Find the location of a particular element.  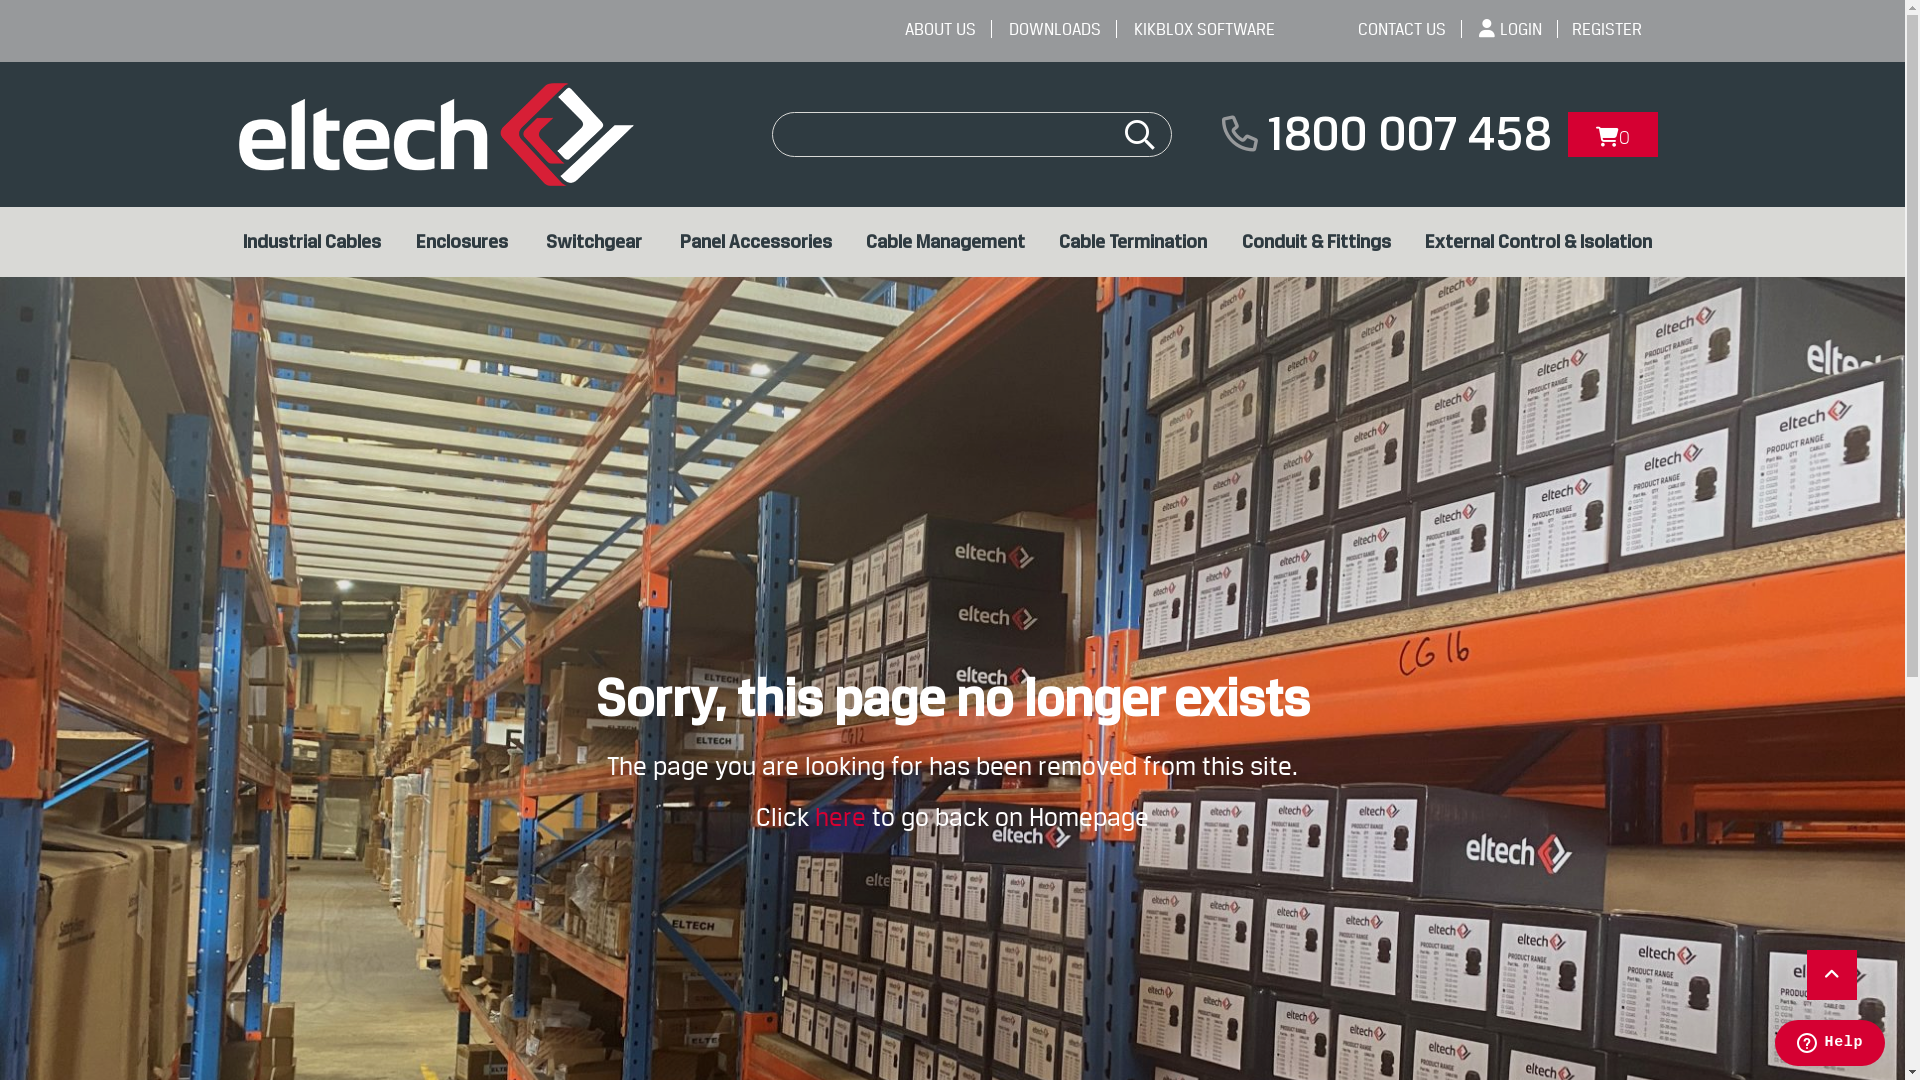

'0' is located at coordinates (1567, 134).